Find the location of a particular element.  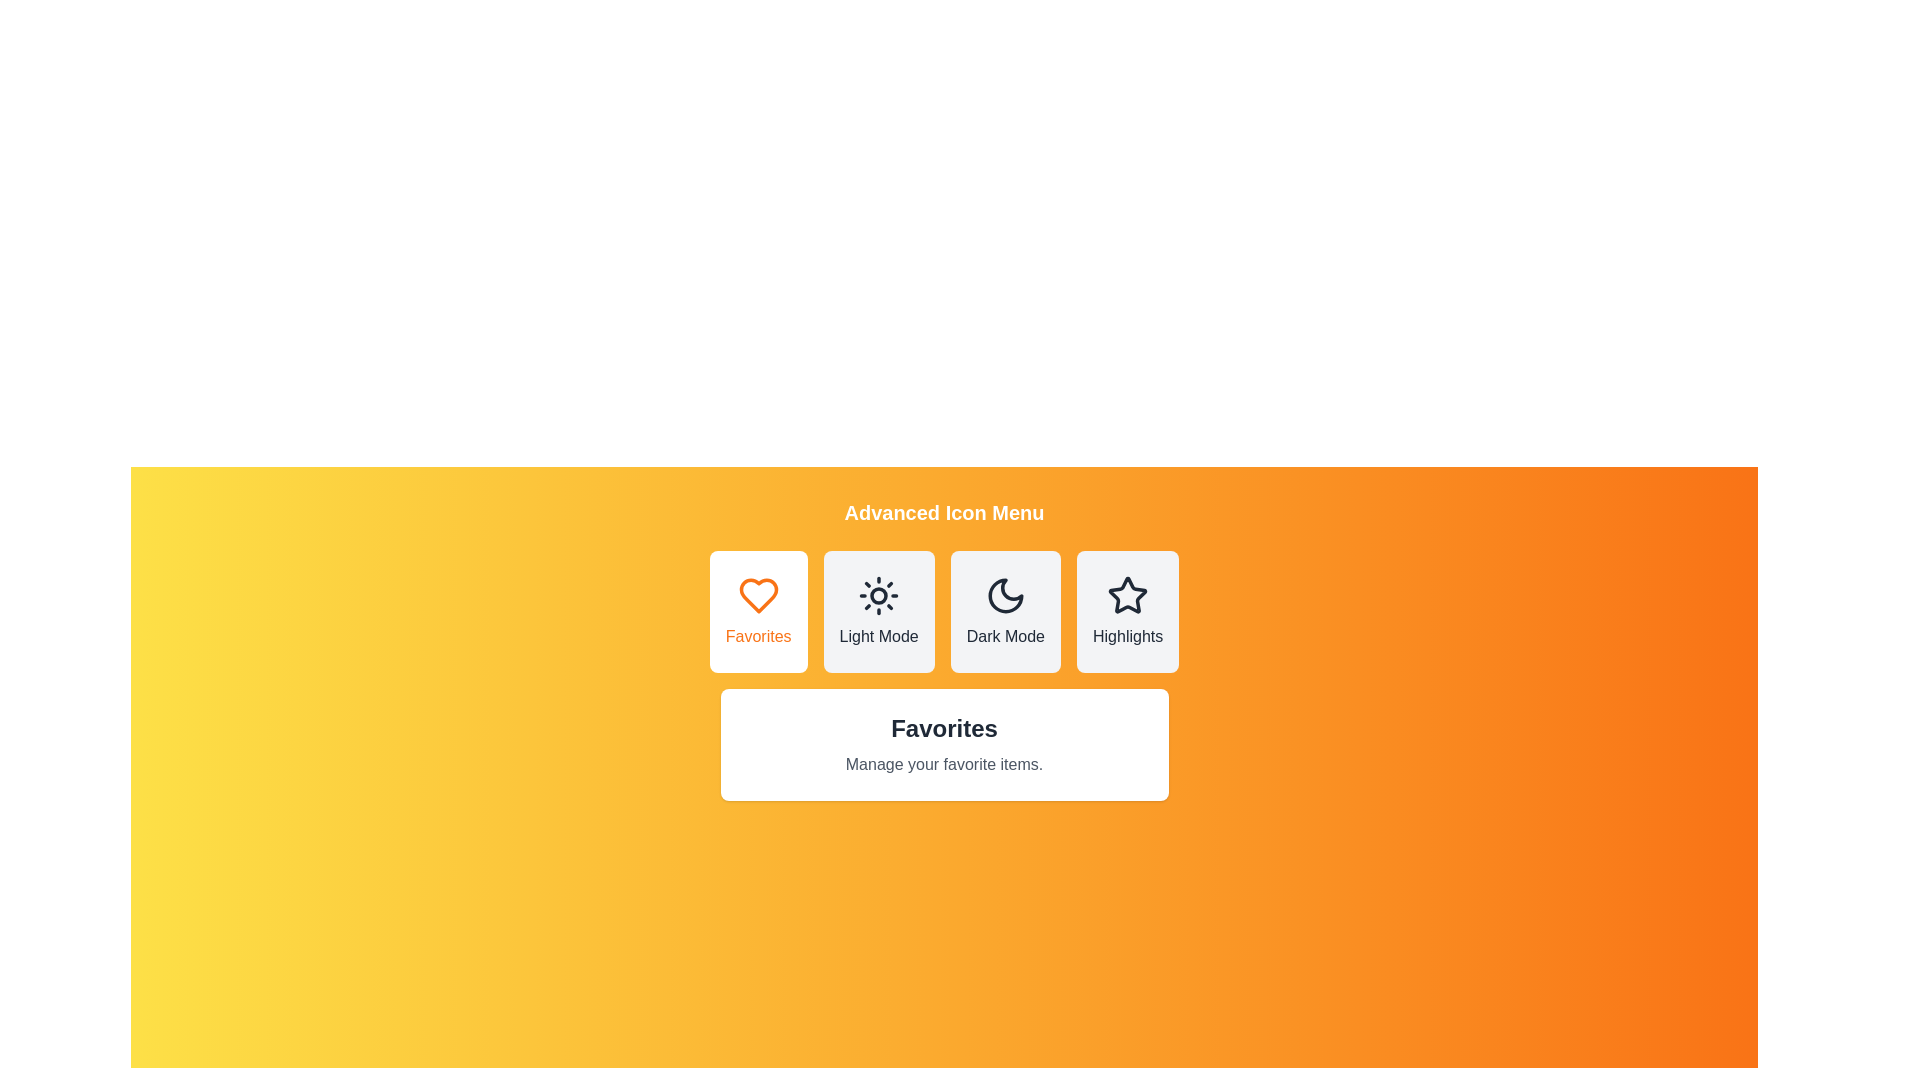

the sun icon with radiating lines in the 'Light Mode' card is located at coordinates (879, 595).